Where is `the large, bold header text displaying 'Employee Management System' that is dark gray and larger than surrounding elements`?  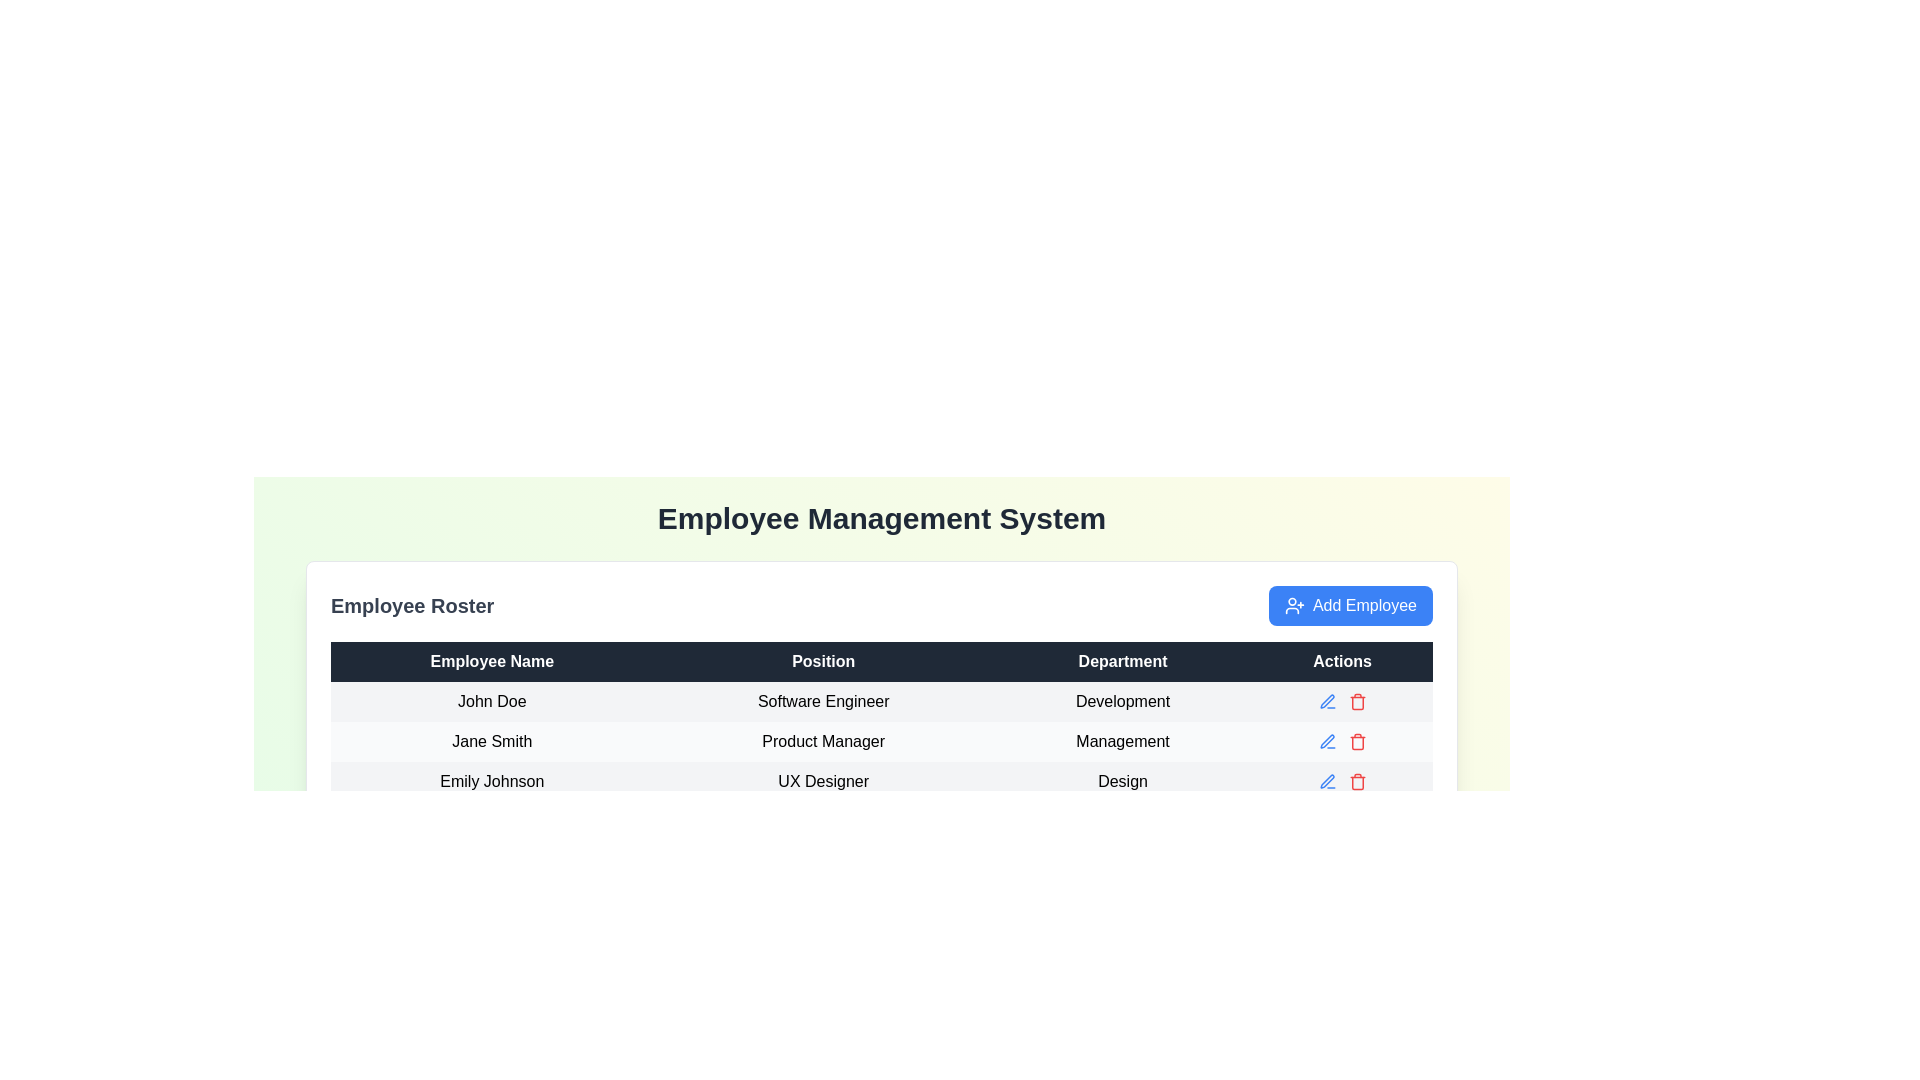
the large, bold header text displaying 'Employee Management System' that is dark gray and larger than surrounding elements is located at coordinates (881, 518).